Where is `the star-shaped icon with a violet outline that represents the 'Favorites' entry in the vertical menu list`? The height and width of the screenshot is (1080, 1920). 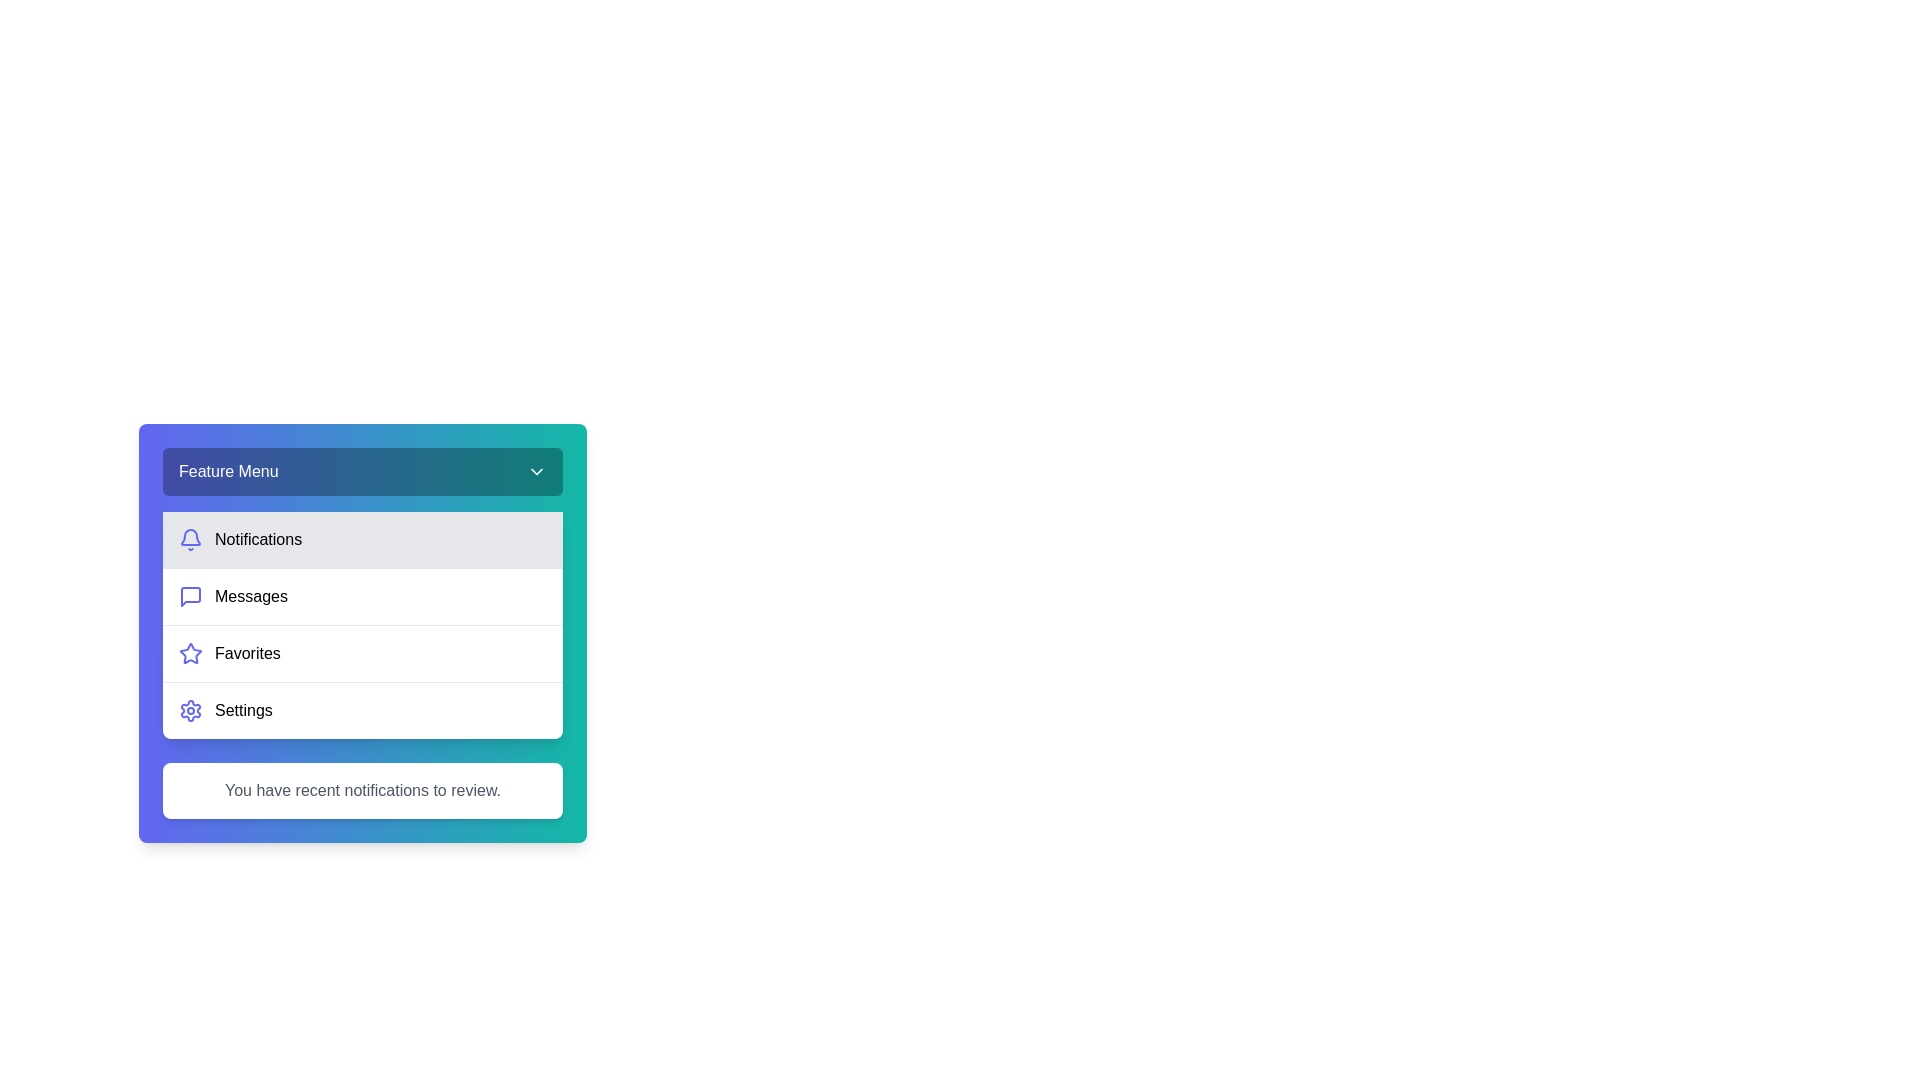 the star-shaped icon with a violet outline that represents the 'Favorites' entry in the vertical menu list is located at coordinates (191, 653).